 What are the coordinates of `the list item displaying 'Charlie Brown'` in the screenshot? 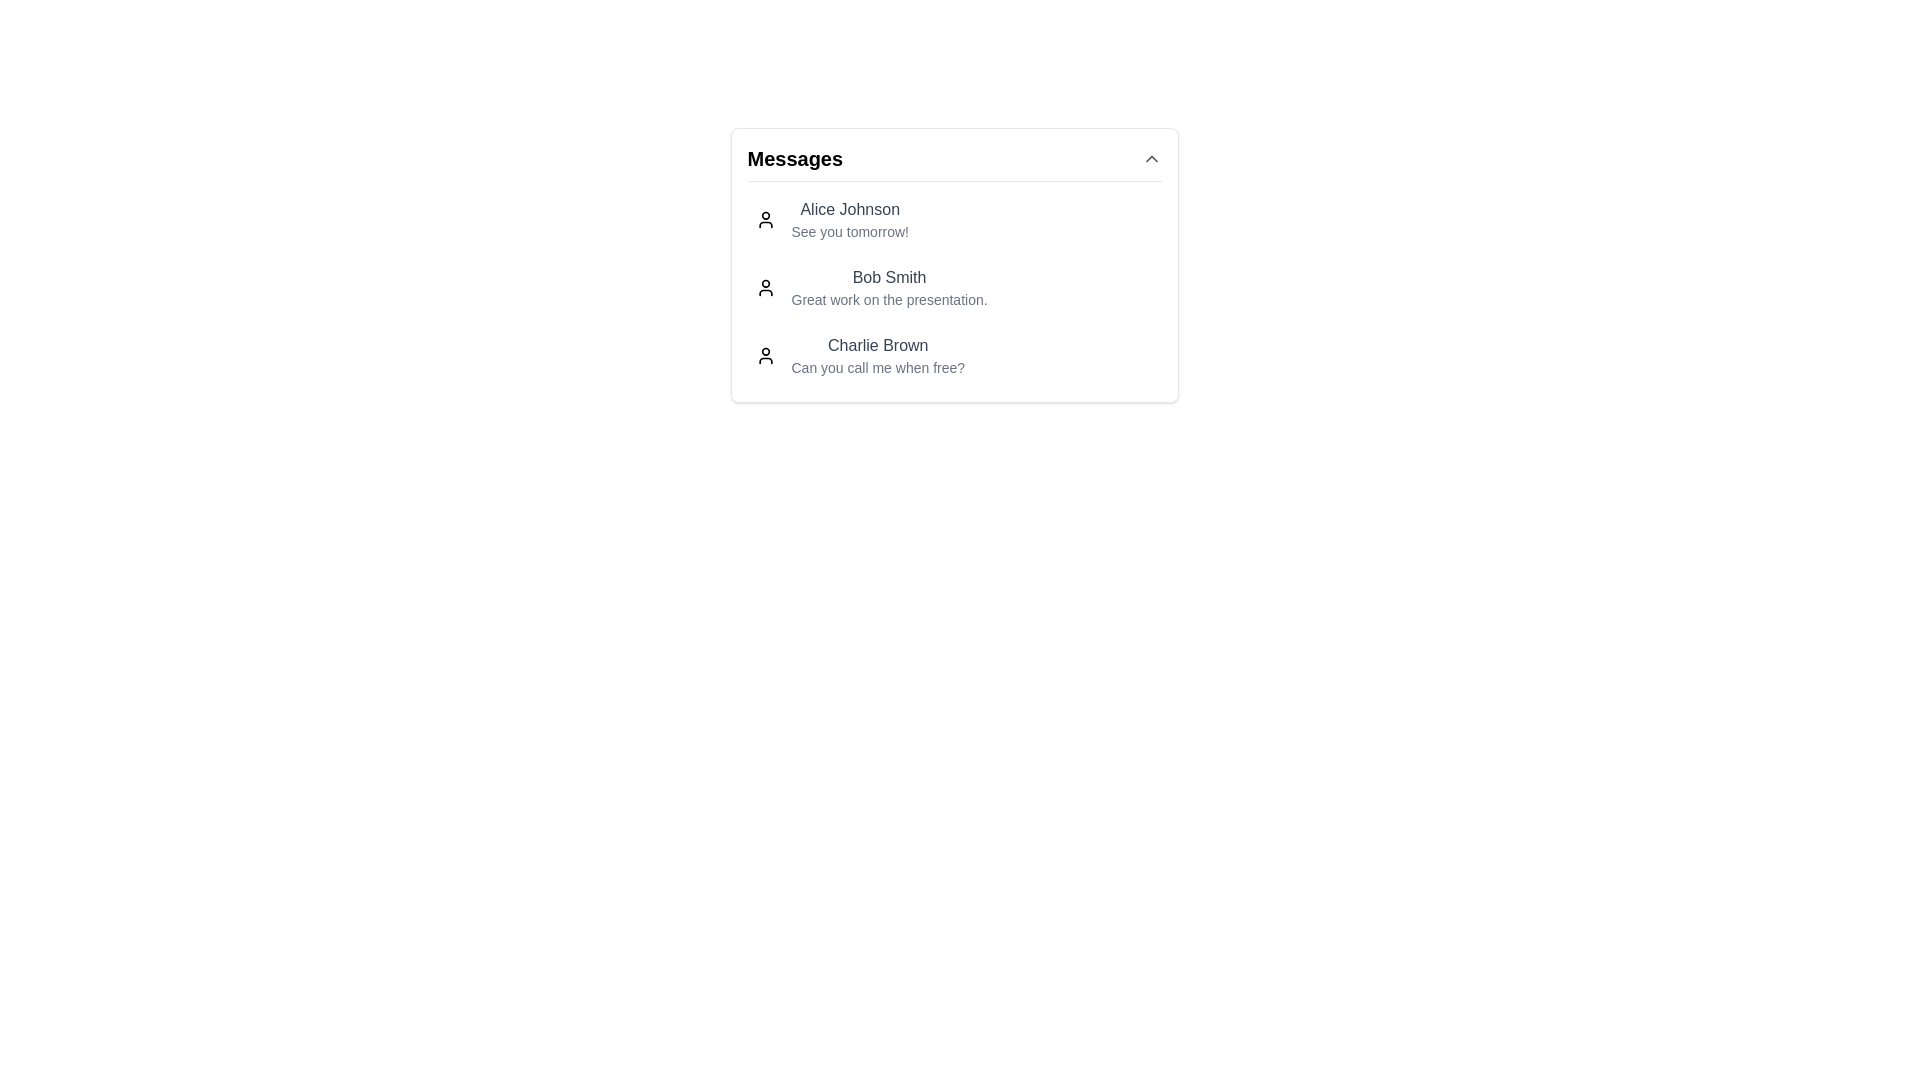 It's located at (878, 354).